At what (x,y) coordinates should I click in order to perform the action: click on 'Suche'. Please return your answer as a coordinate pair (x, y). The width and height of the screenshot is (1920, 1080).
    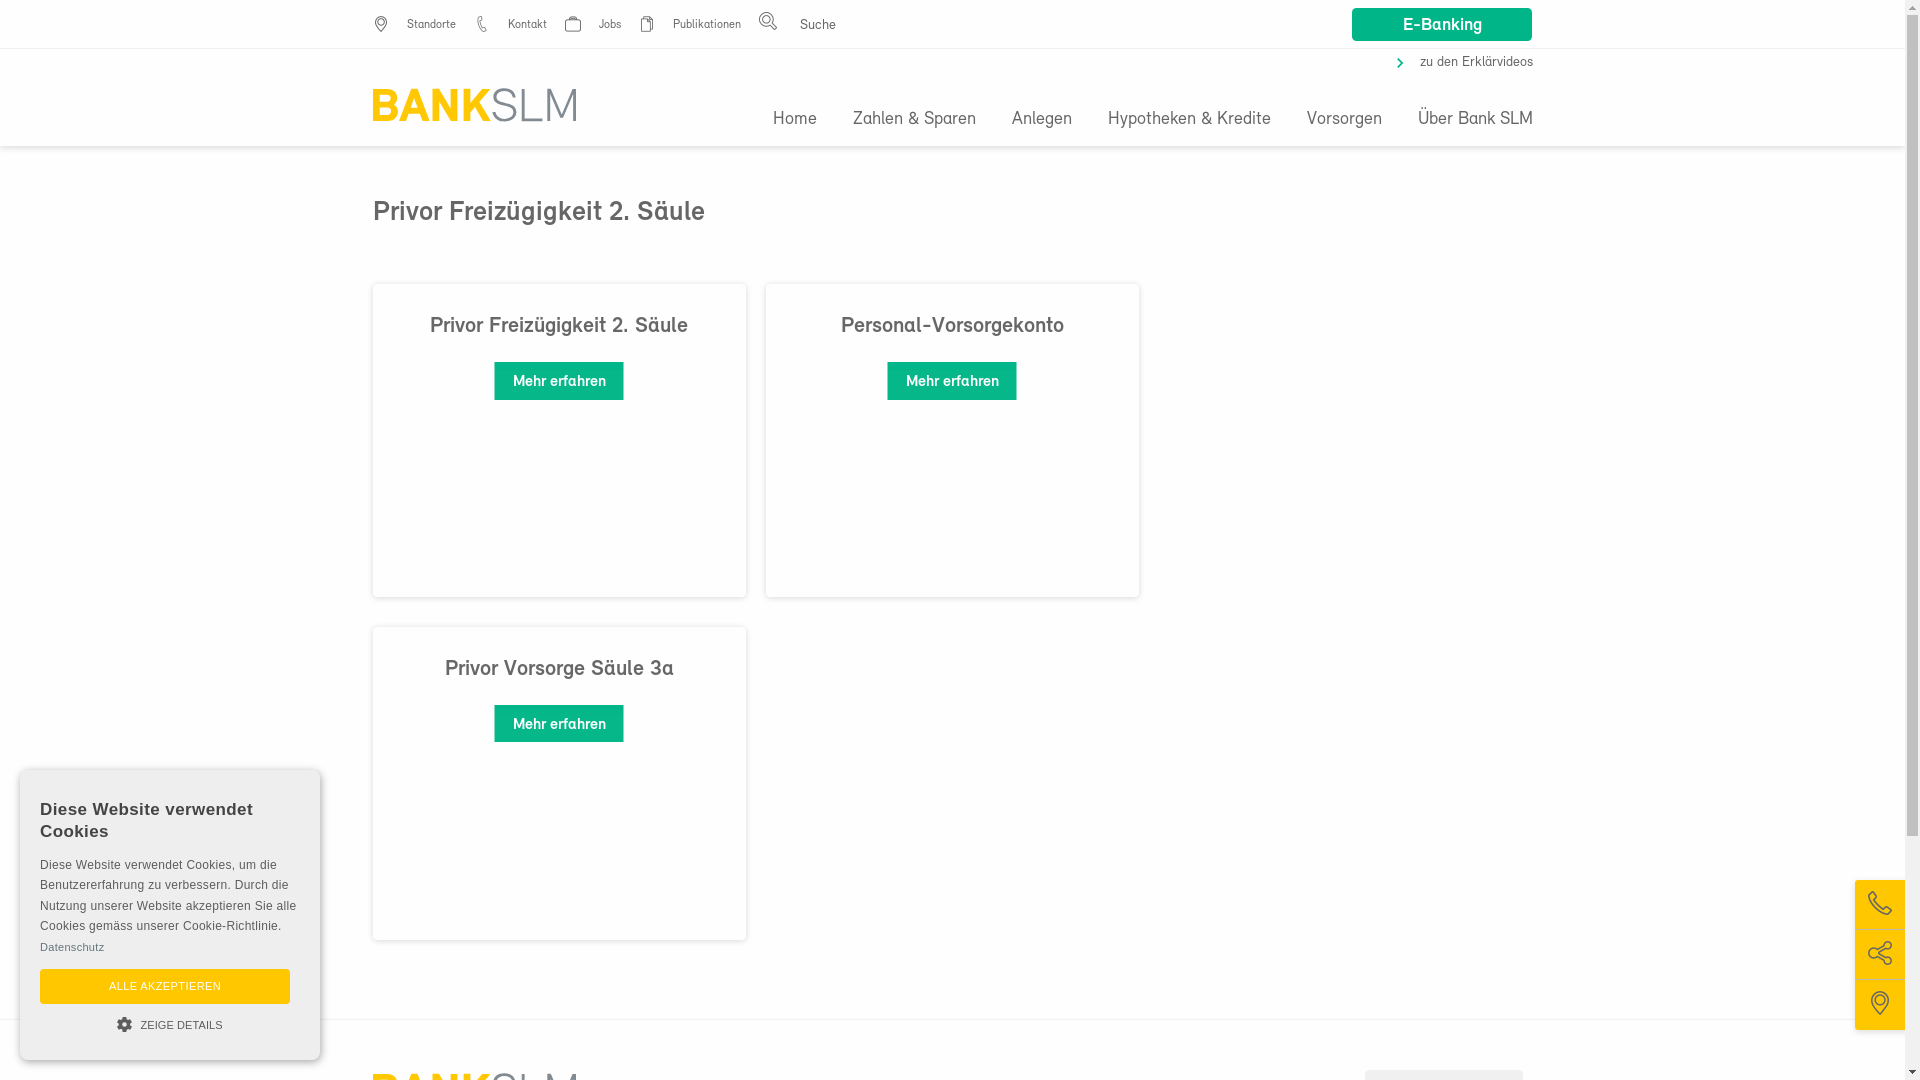
    Looking at the image, I should click on (30, 13).